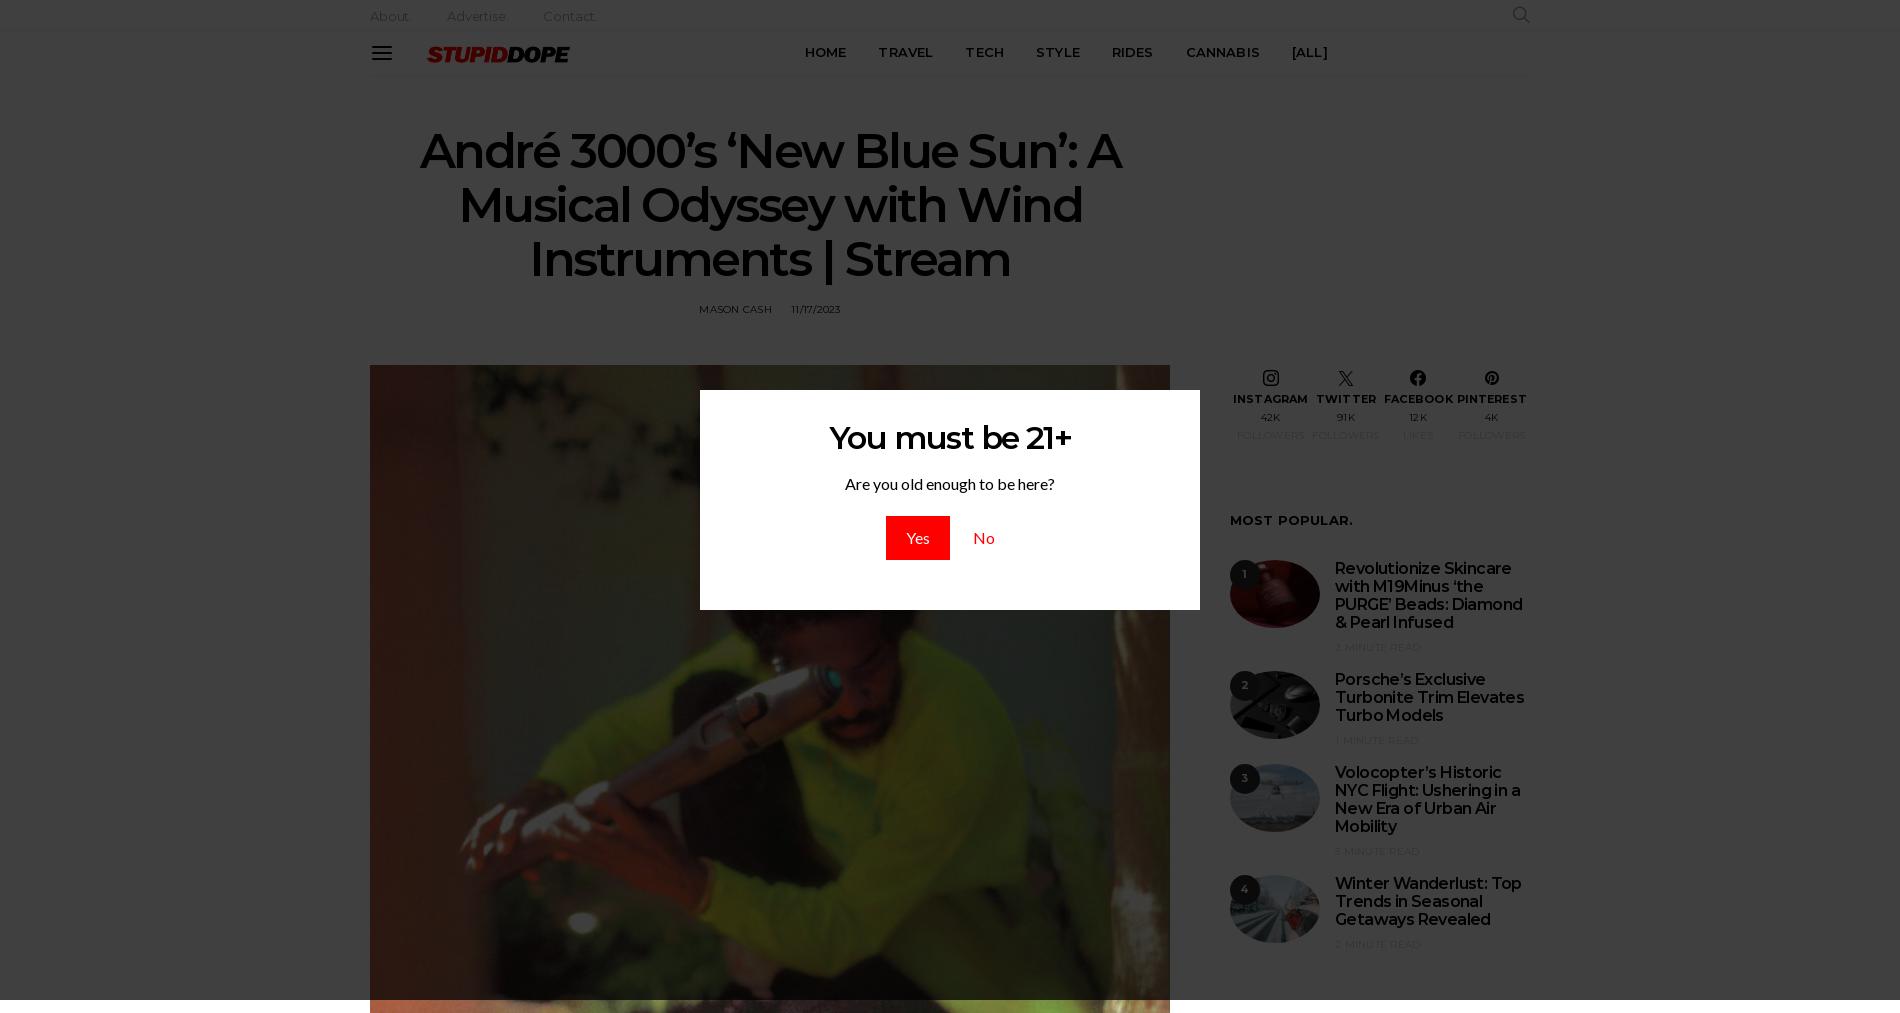  I want to click on 'Twitter', so click(1344, 399).